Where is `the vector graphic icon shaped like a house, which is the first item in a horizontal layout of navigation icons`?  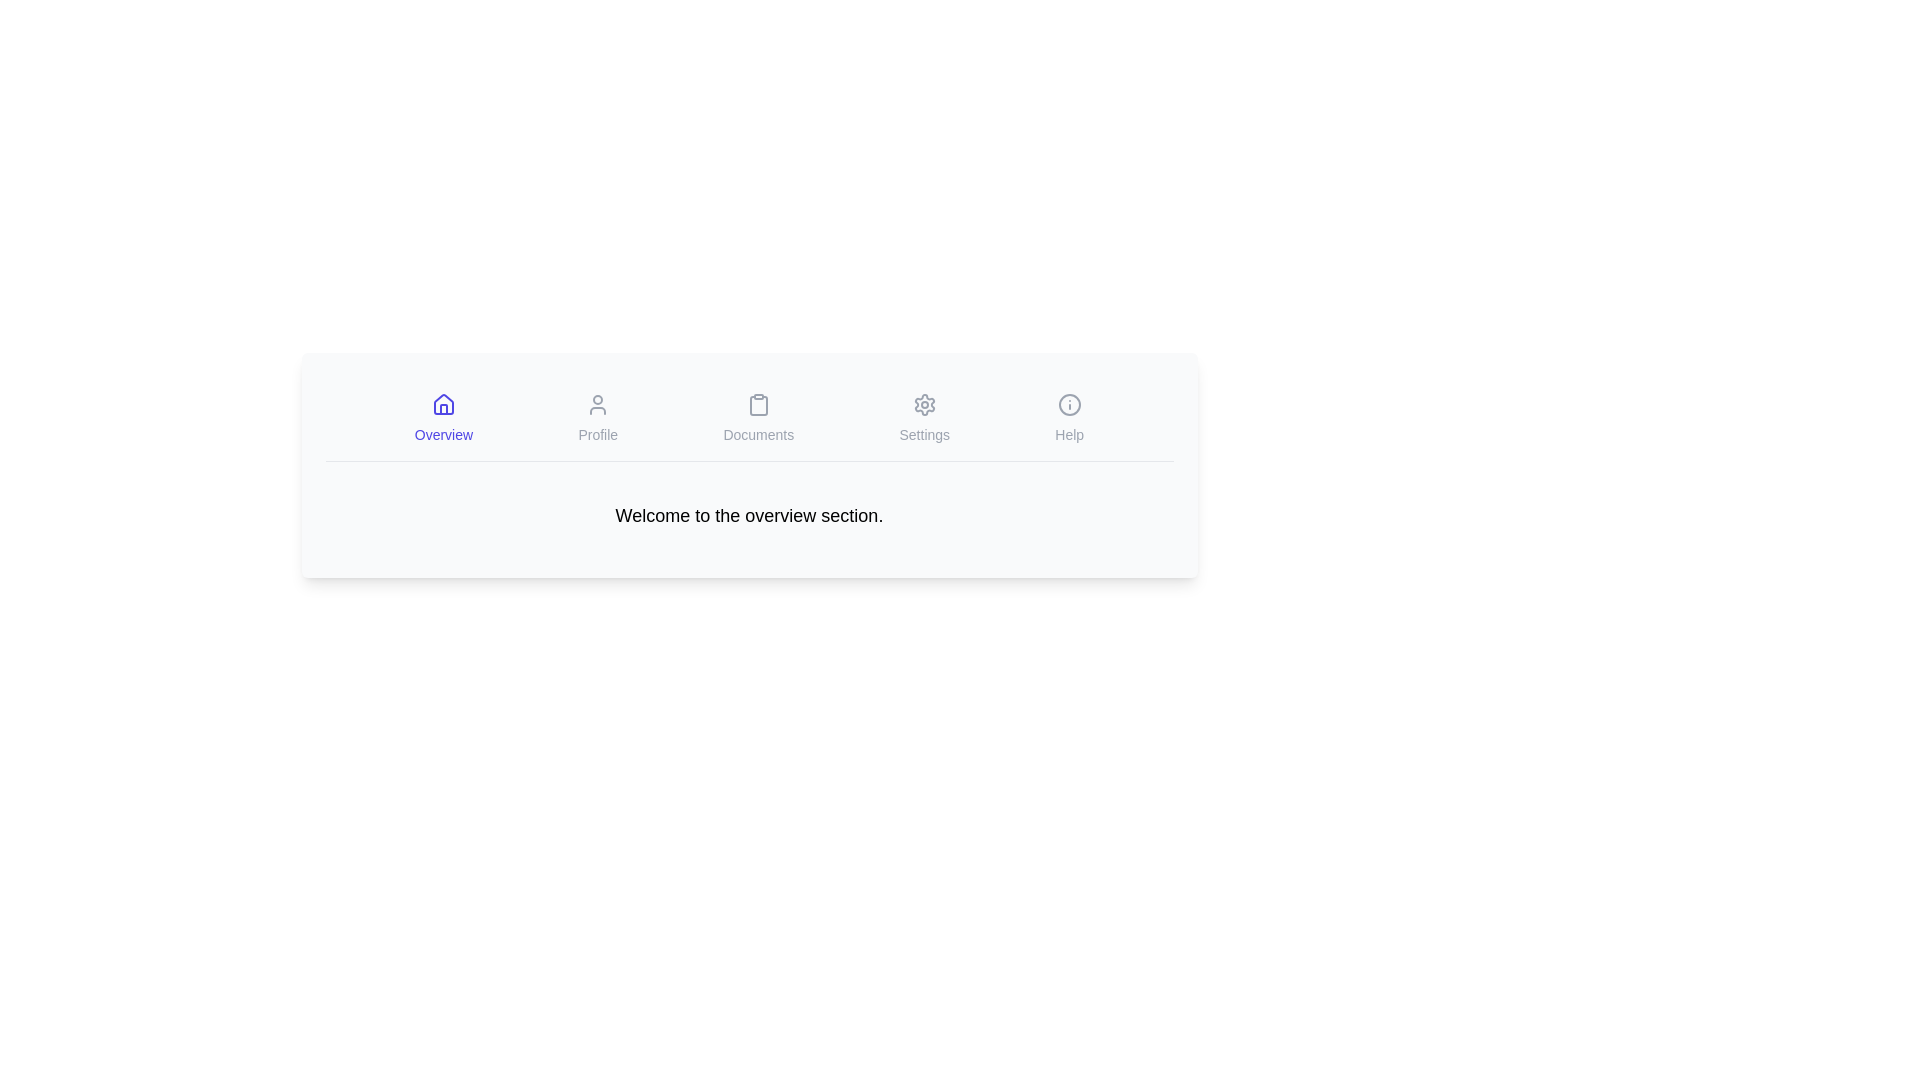
the vector graphic icon shaped like a house, which is the first item in a horizontal layout of navigation icons is located at coordinates (442, 404).